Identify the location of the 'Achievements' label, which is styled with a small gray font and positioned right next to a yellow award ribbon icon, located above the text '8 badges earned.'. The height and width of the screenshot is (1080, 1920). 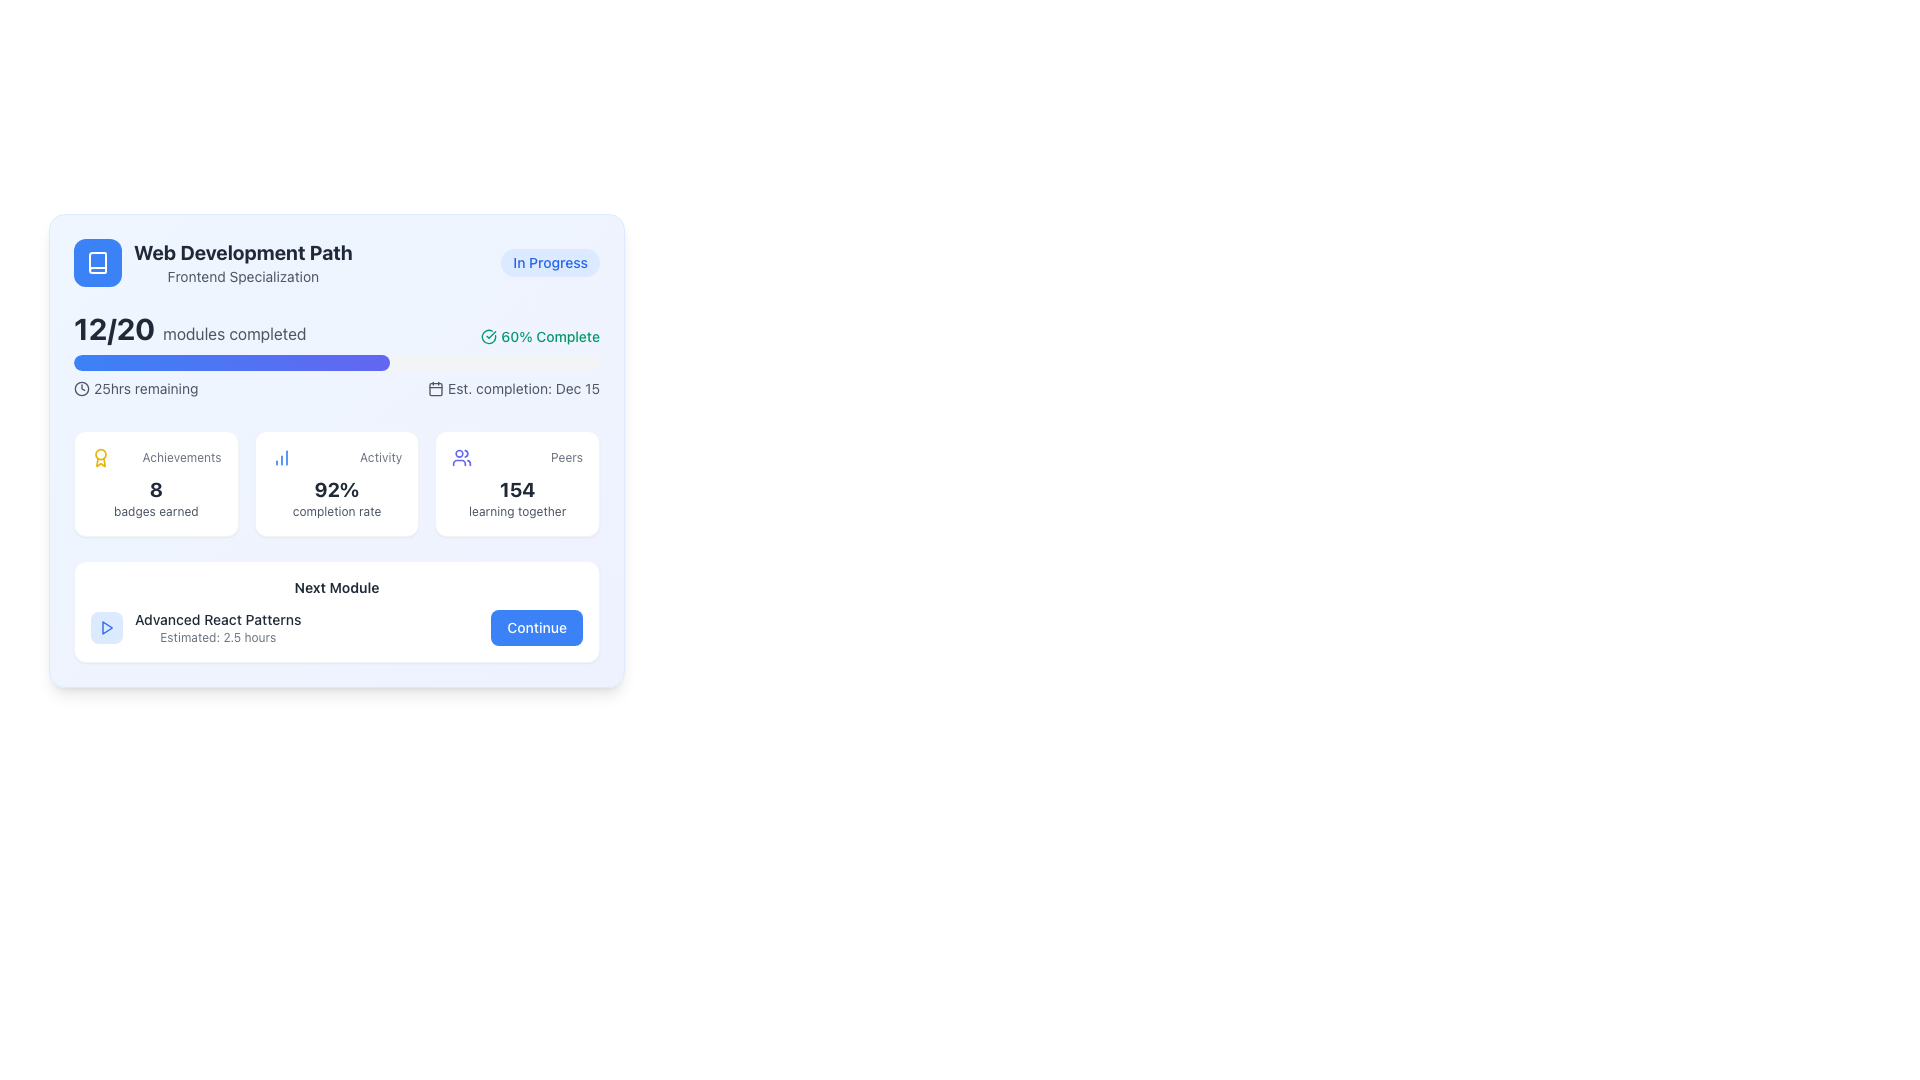
(182, 458).